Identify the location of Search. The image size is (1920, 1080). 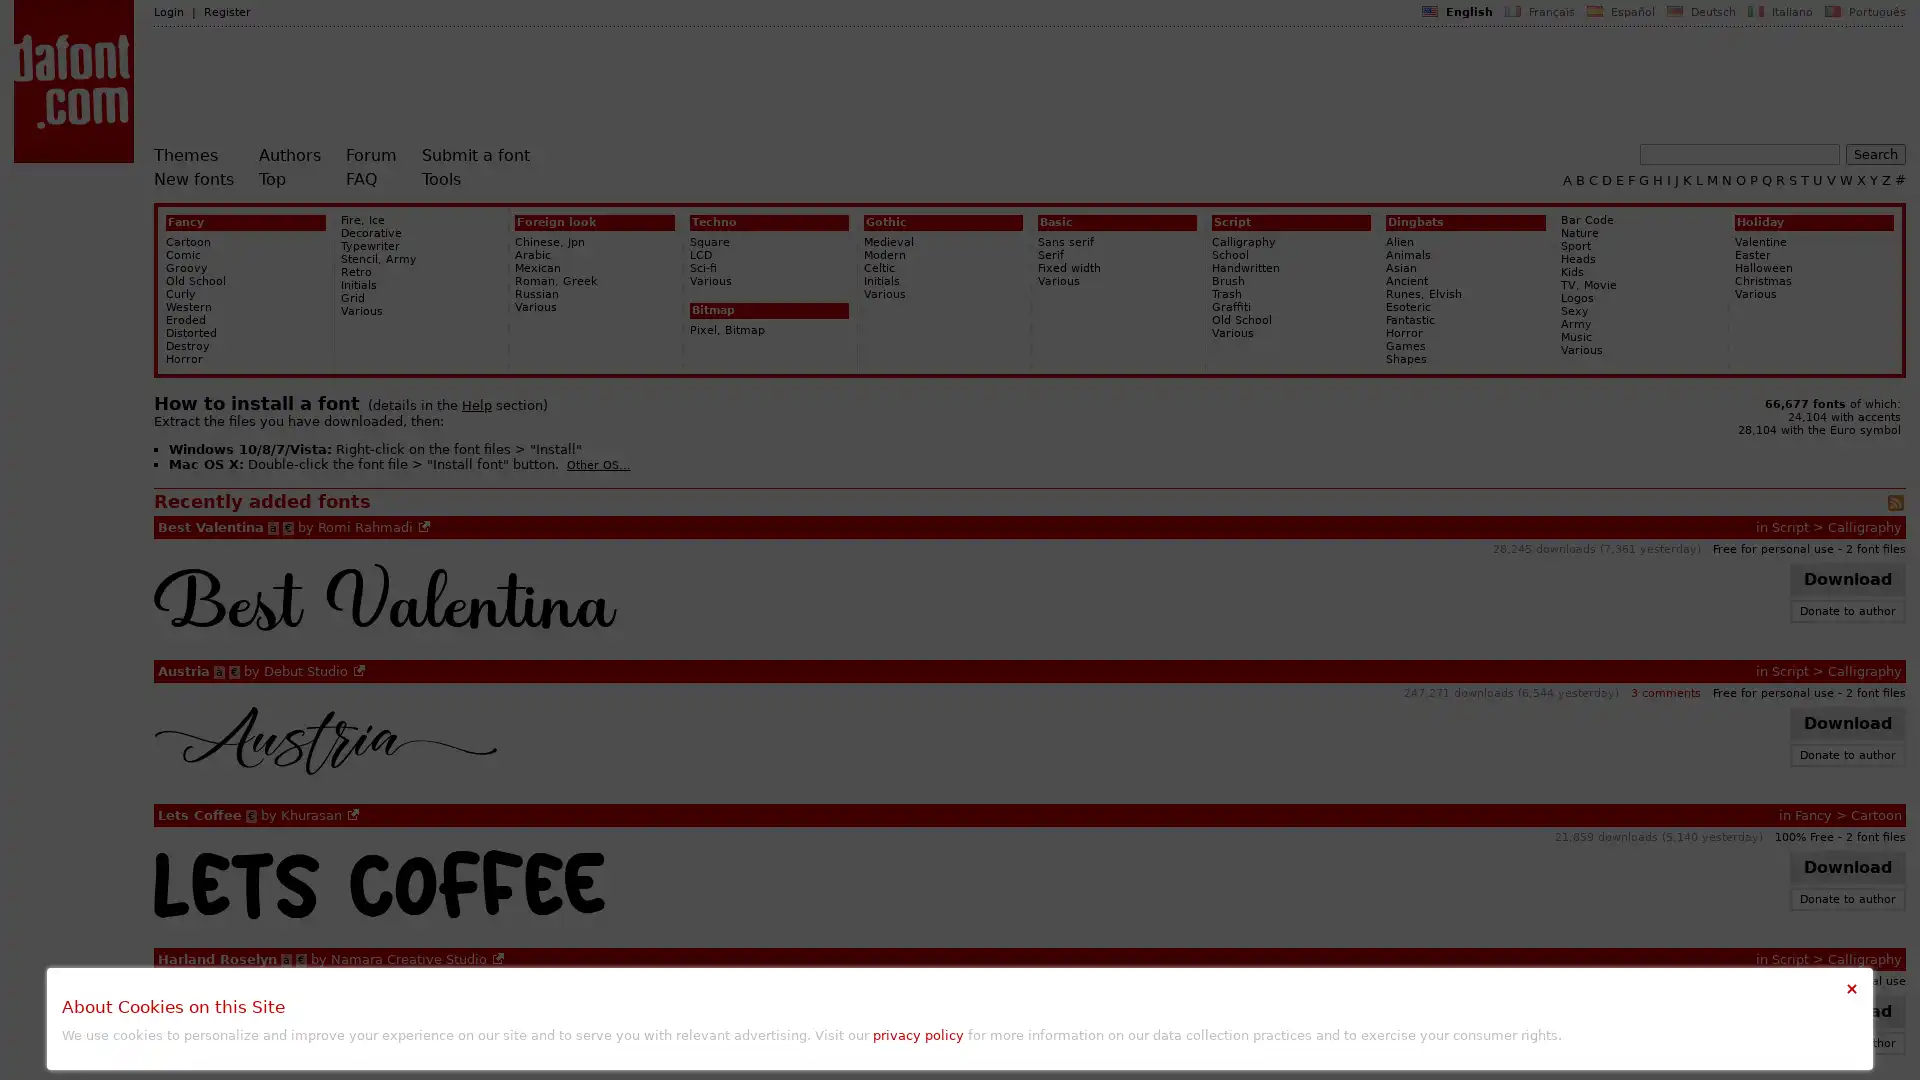
(1875, 153).